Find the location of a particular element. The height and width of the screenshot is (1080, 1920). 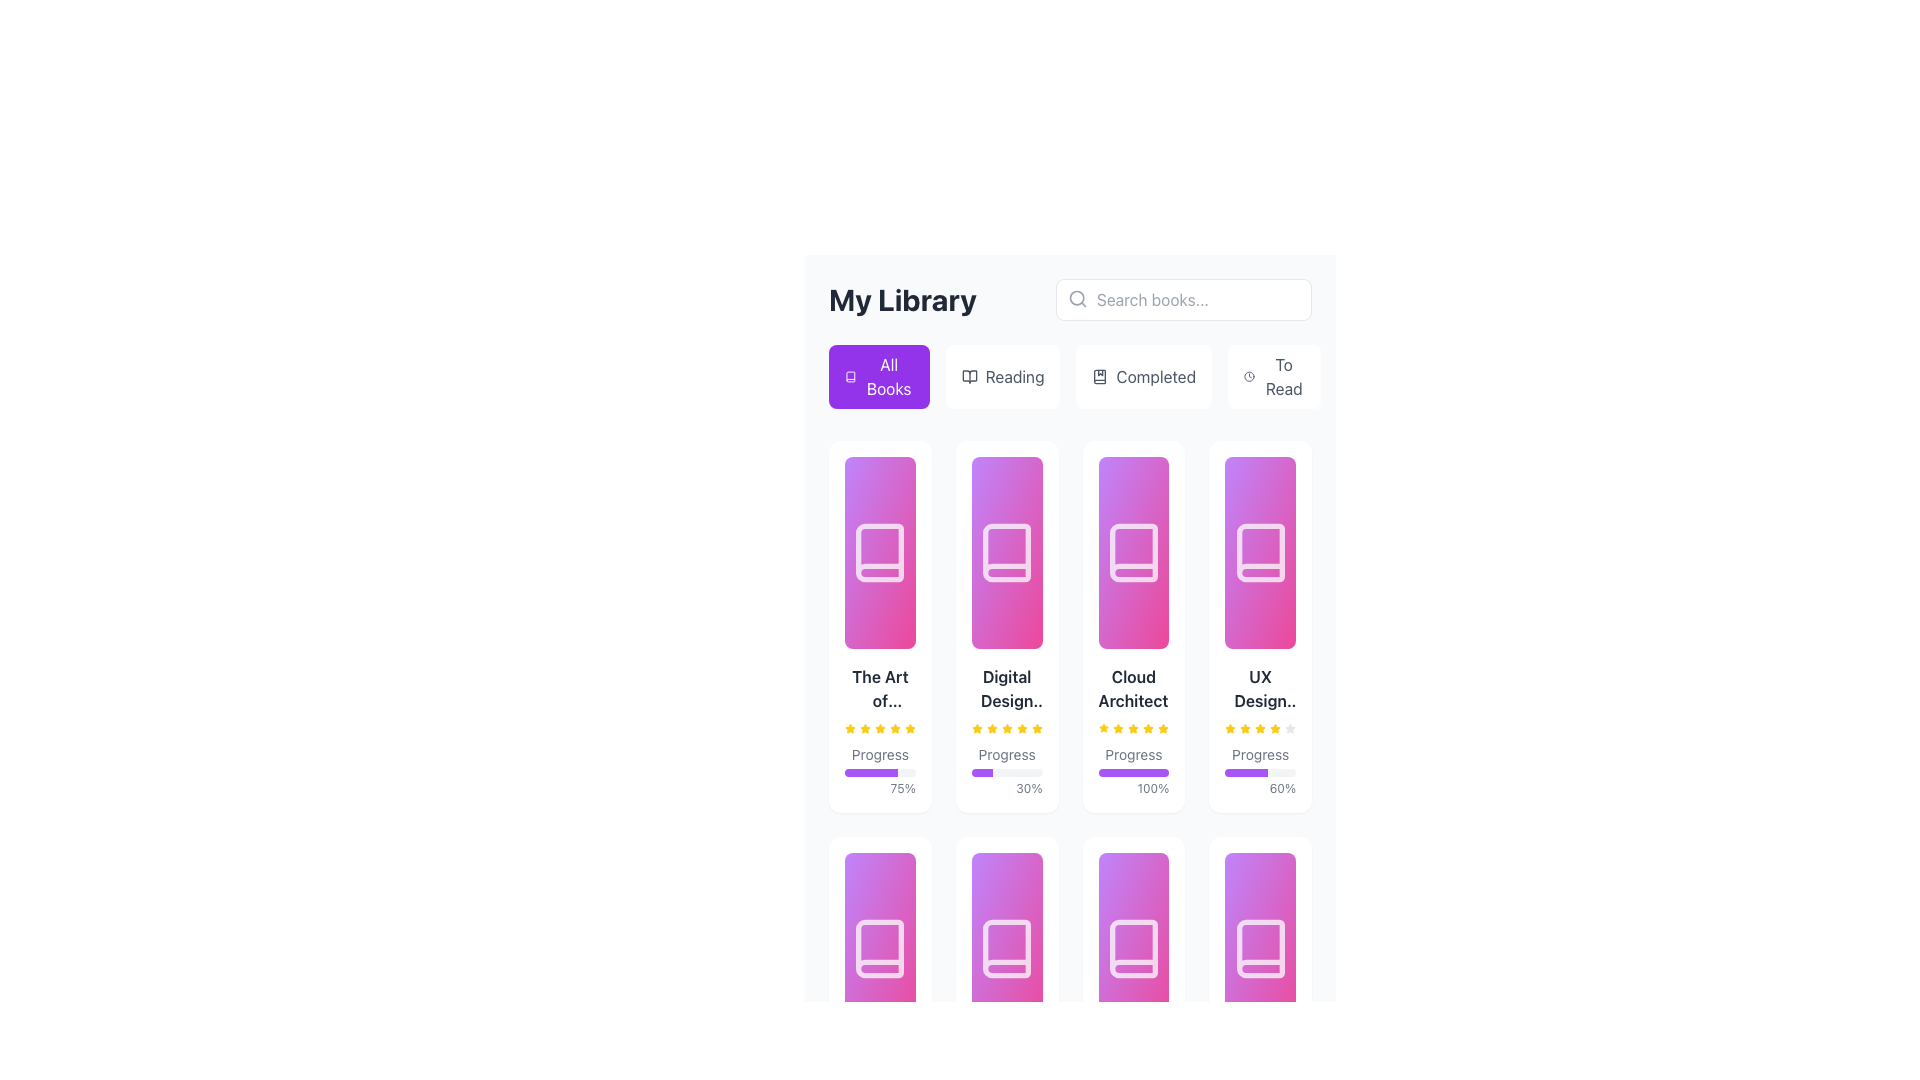

the decorative book icon located in the second column of the lower row of book tiles, which serves as a visual identifier for the associated book tile is located at coordinates (1007, 947).